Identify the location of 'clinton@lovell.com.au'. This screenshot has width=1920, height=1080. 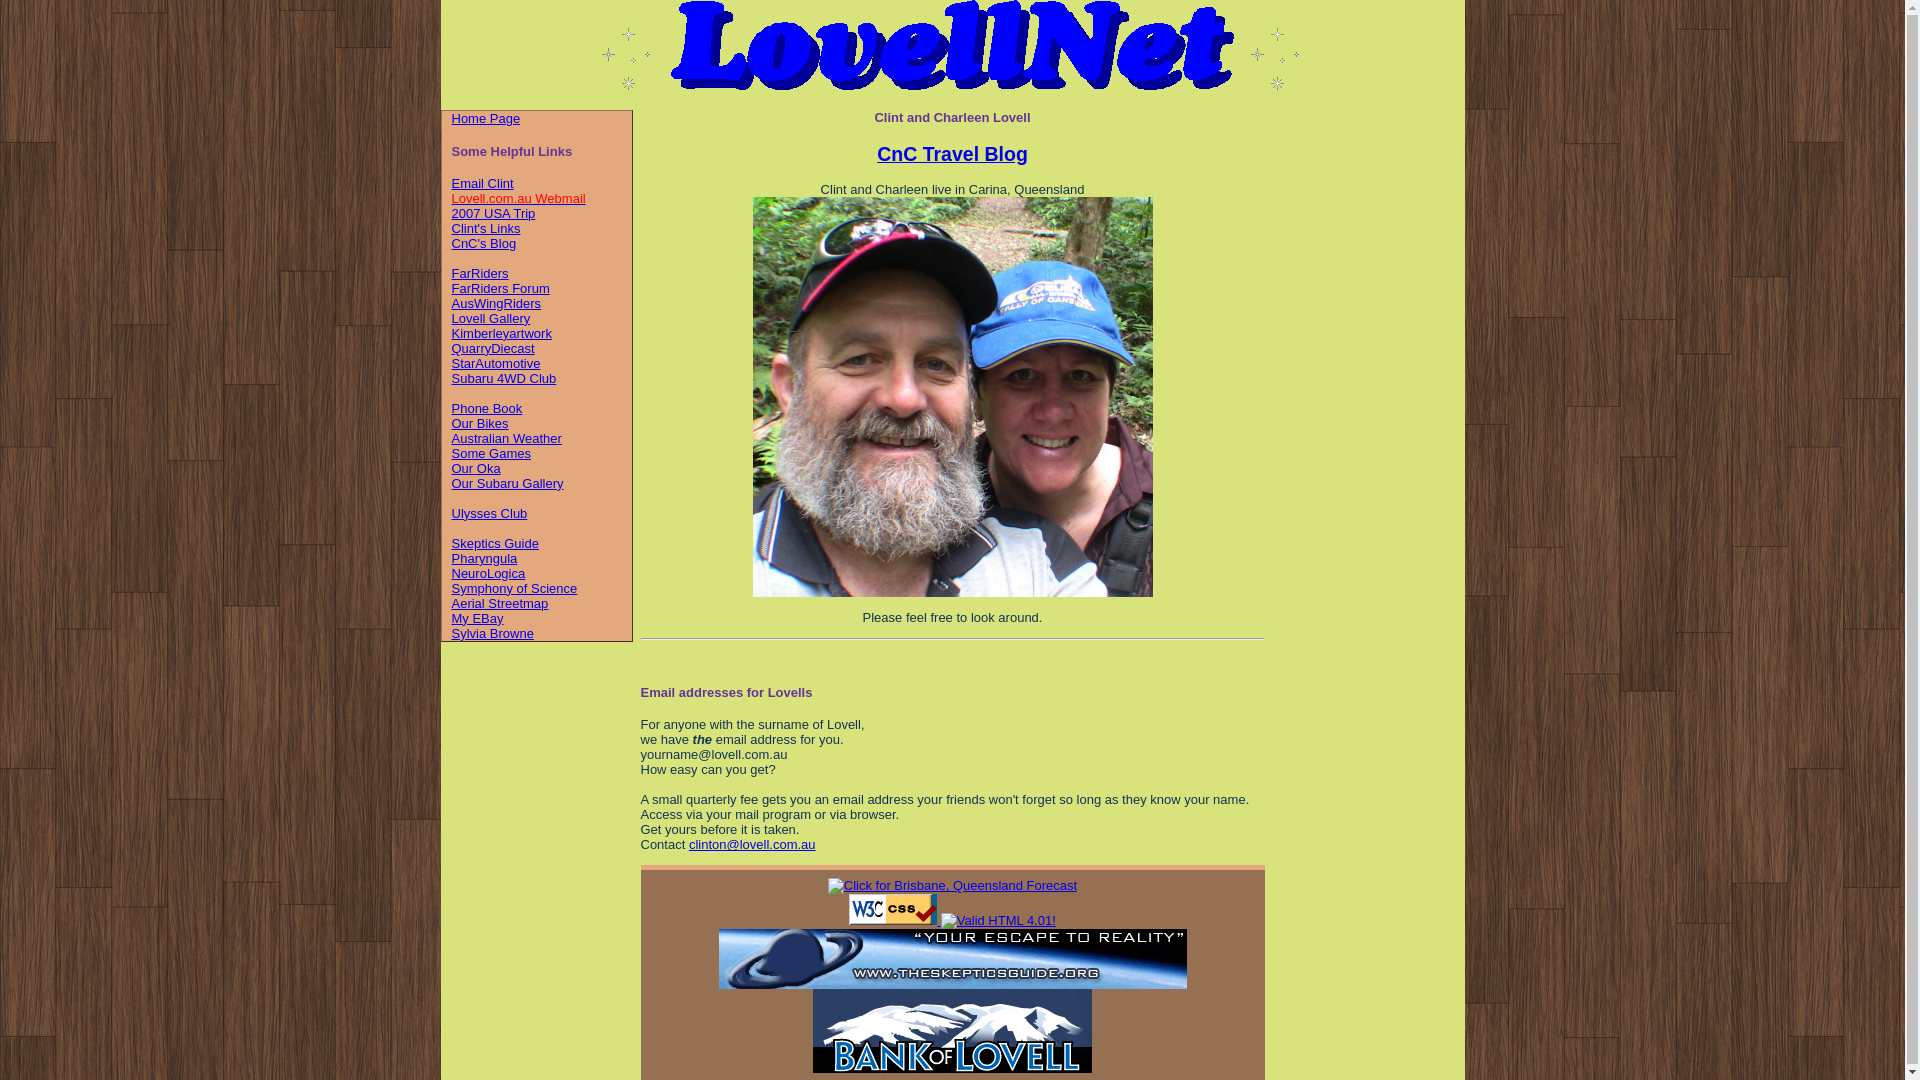
(751, 844).